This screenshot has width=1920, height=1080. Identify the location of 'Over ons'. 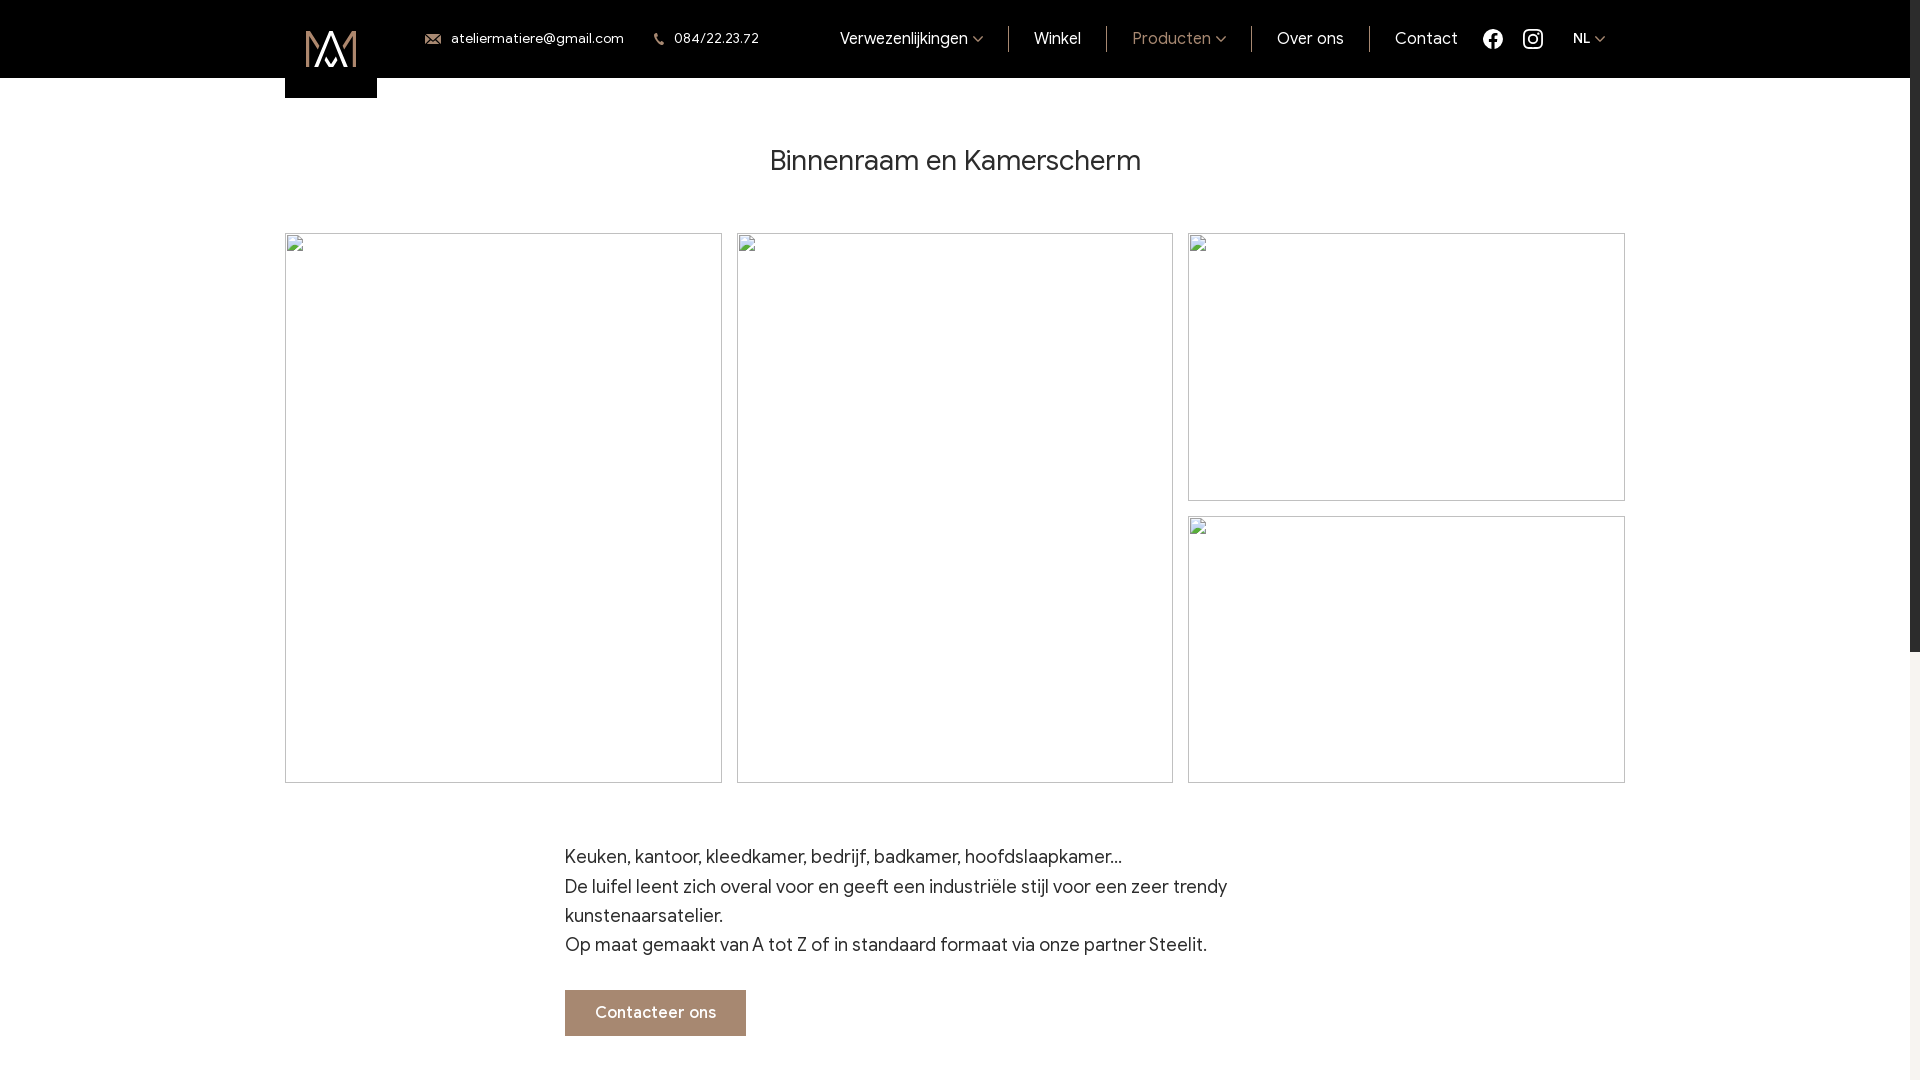
(1310, 38).